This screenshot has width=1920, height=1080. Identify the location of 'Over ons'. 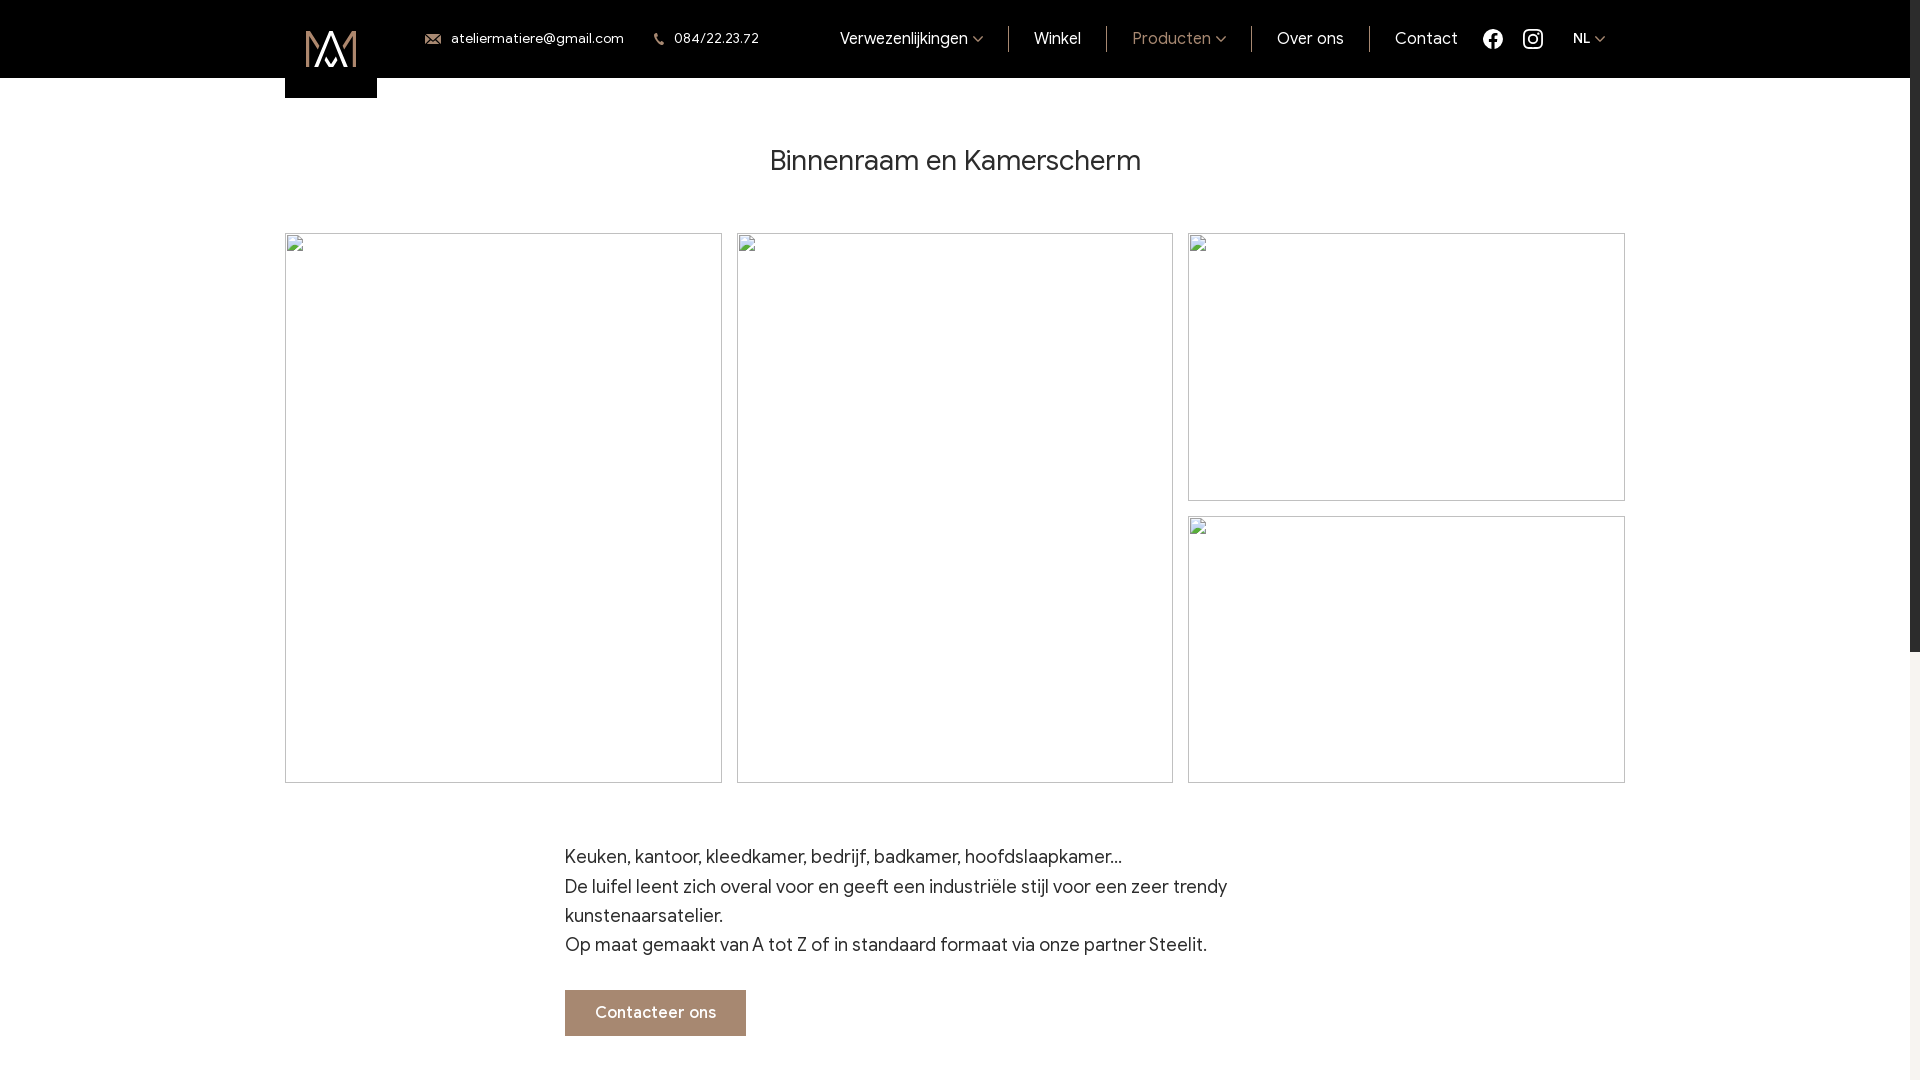
(1310, 38).